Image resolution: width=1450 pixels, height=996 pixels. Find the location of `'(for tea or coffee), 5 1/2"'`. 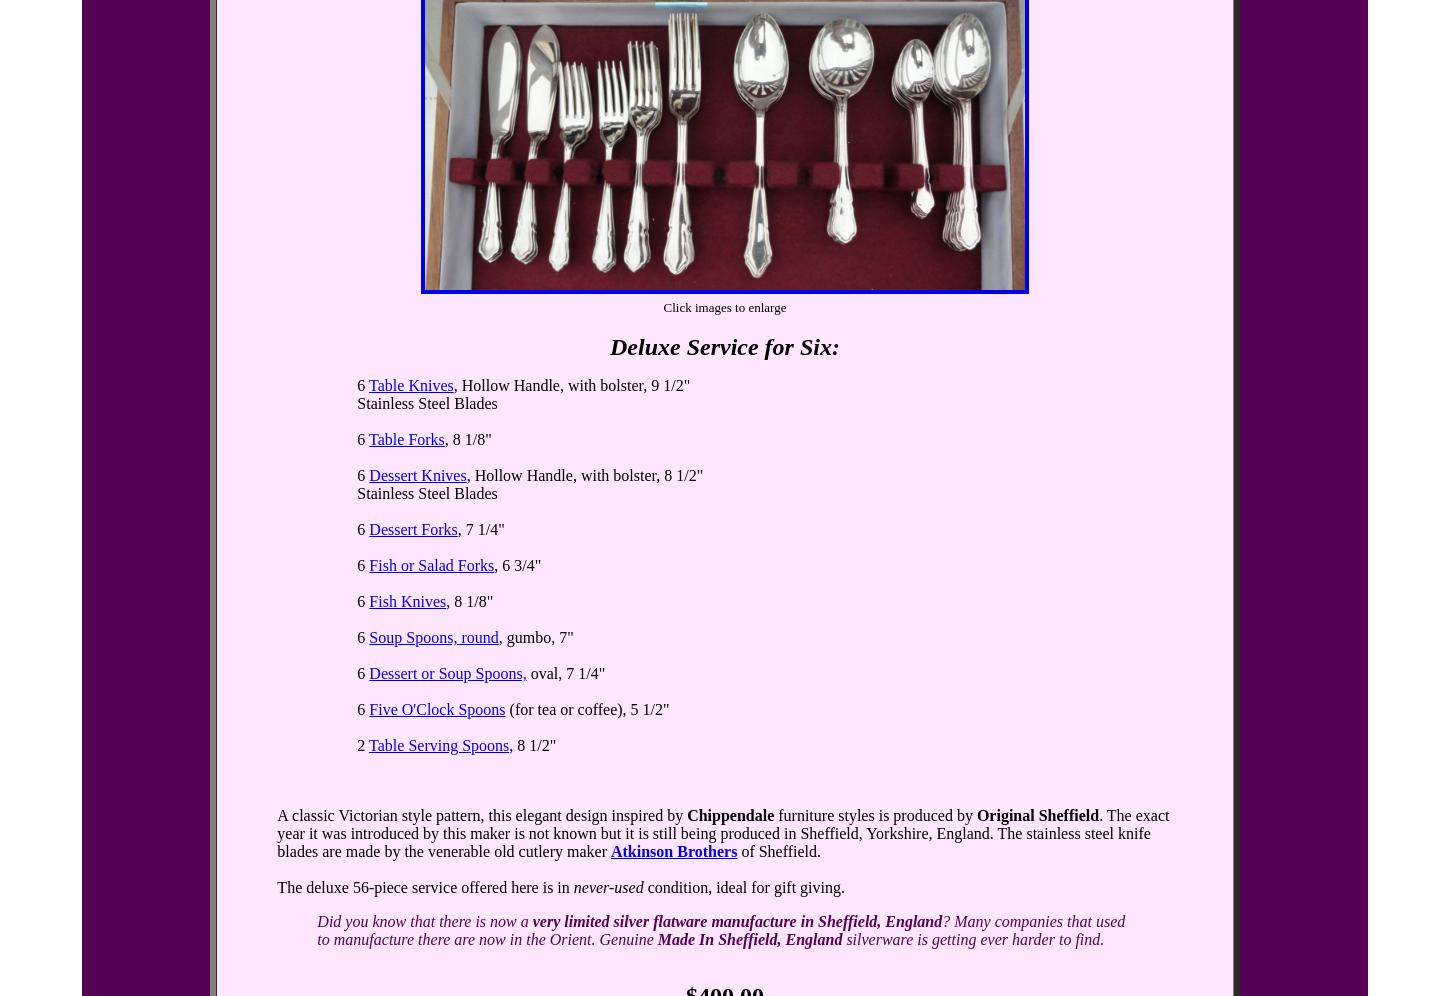

'(for tea or coffee), 5 1/2"' is located at coordinates (586, 708).